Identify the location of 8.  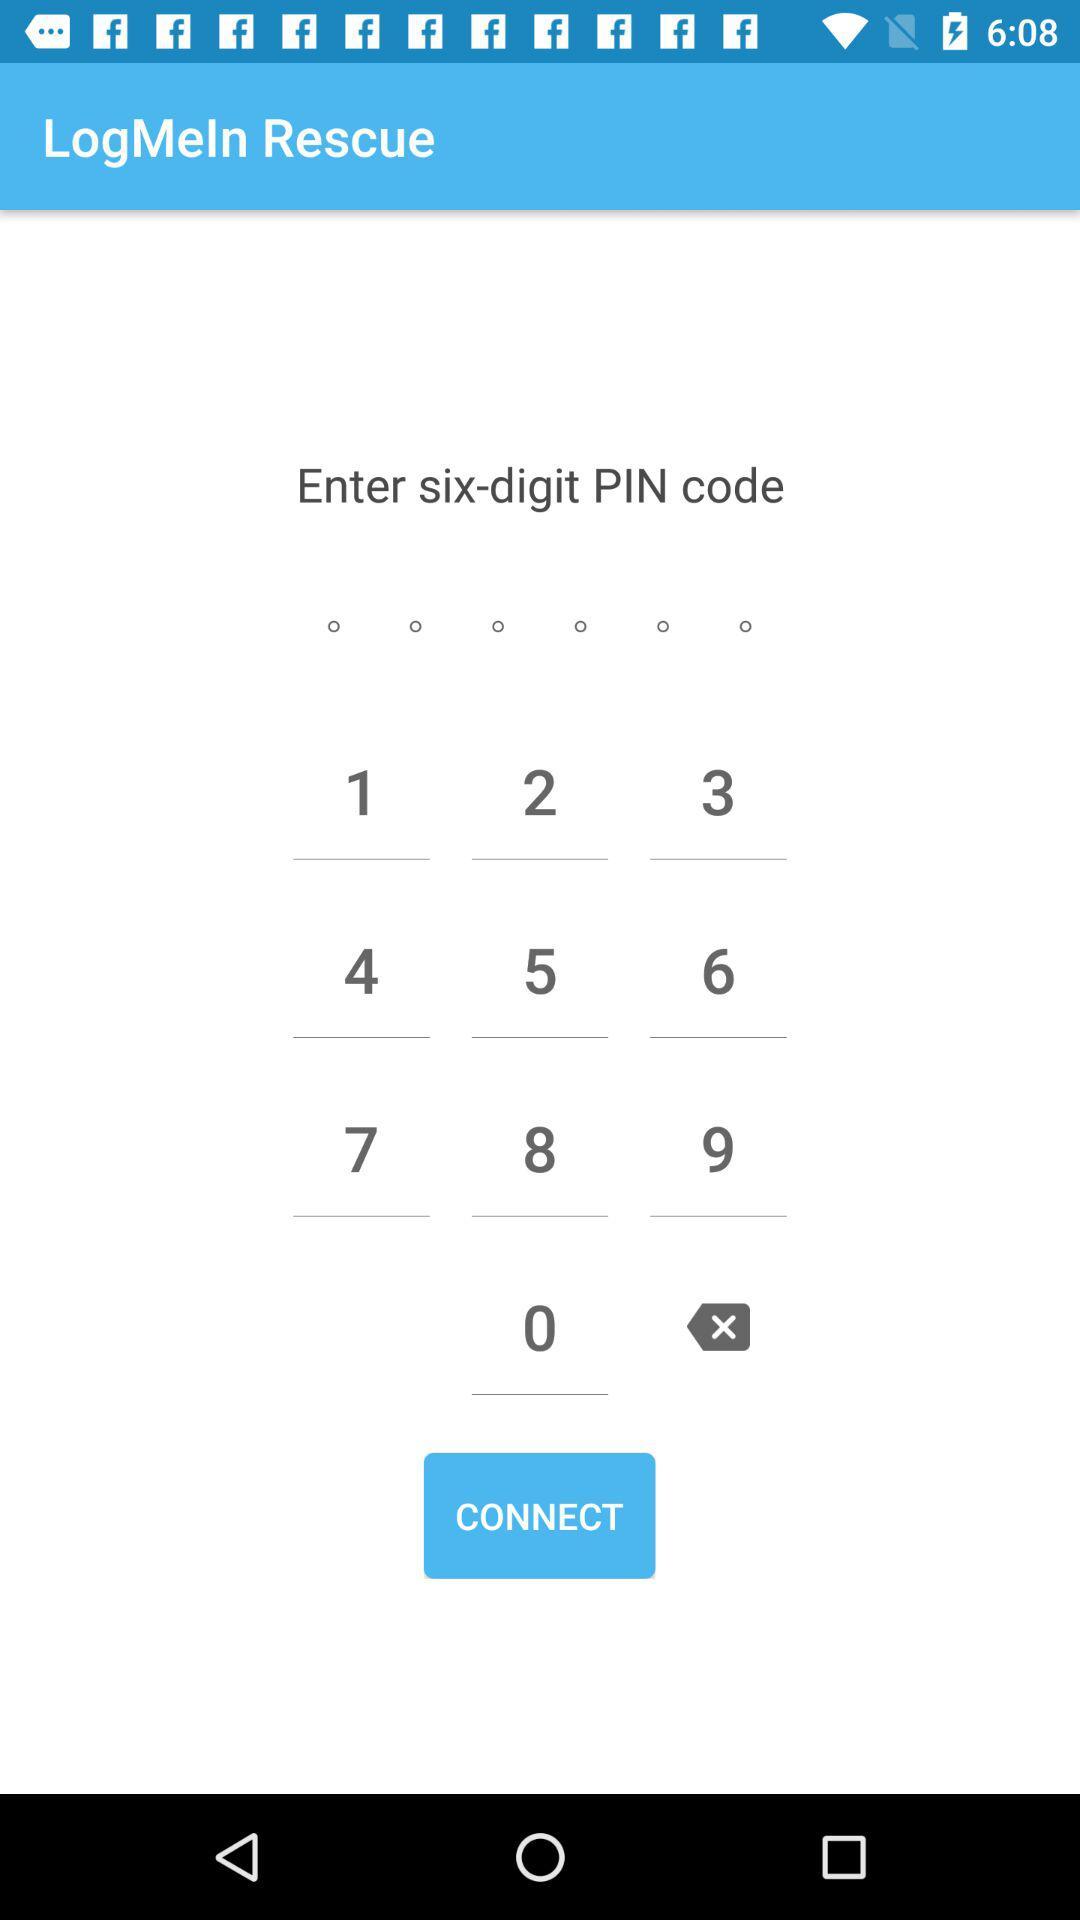
(540, 1148).